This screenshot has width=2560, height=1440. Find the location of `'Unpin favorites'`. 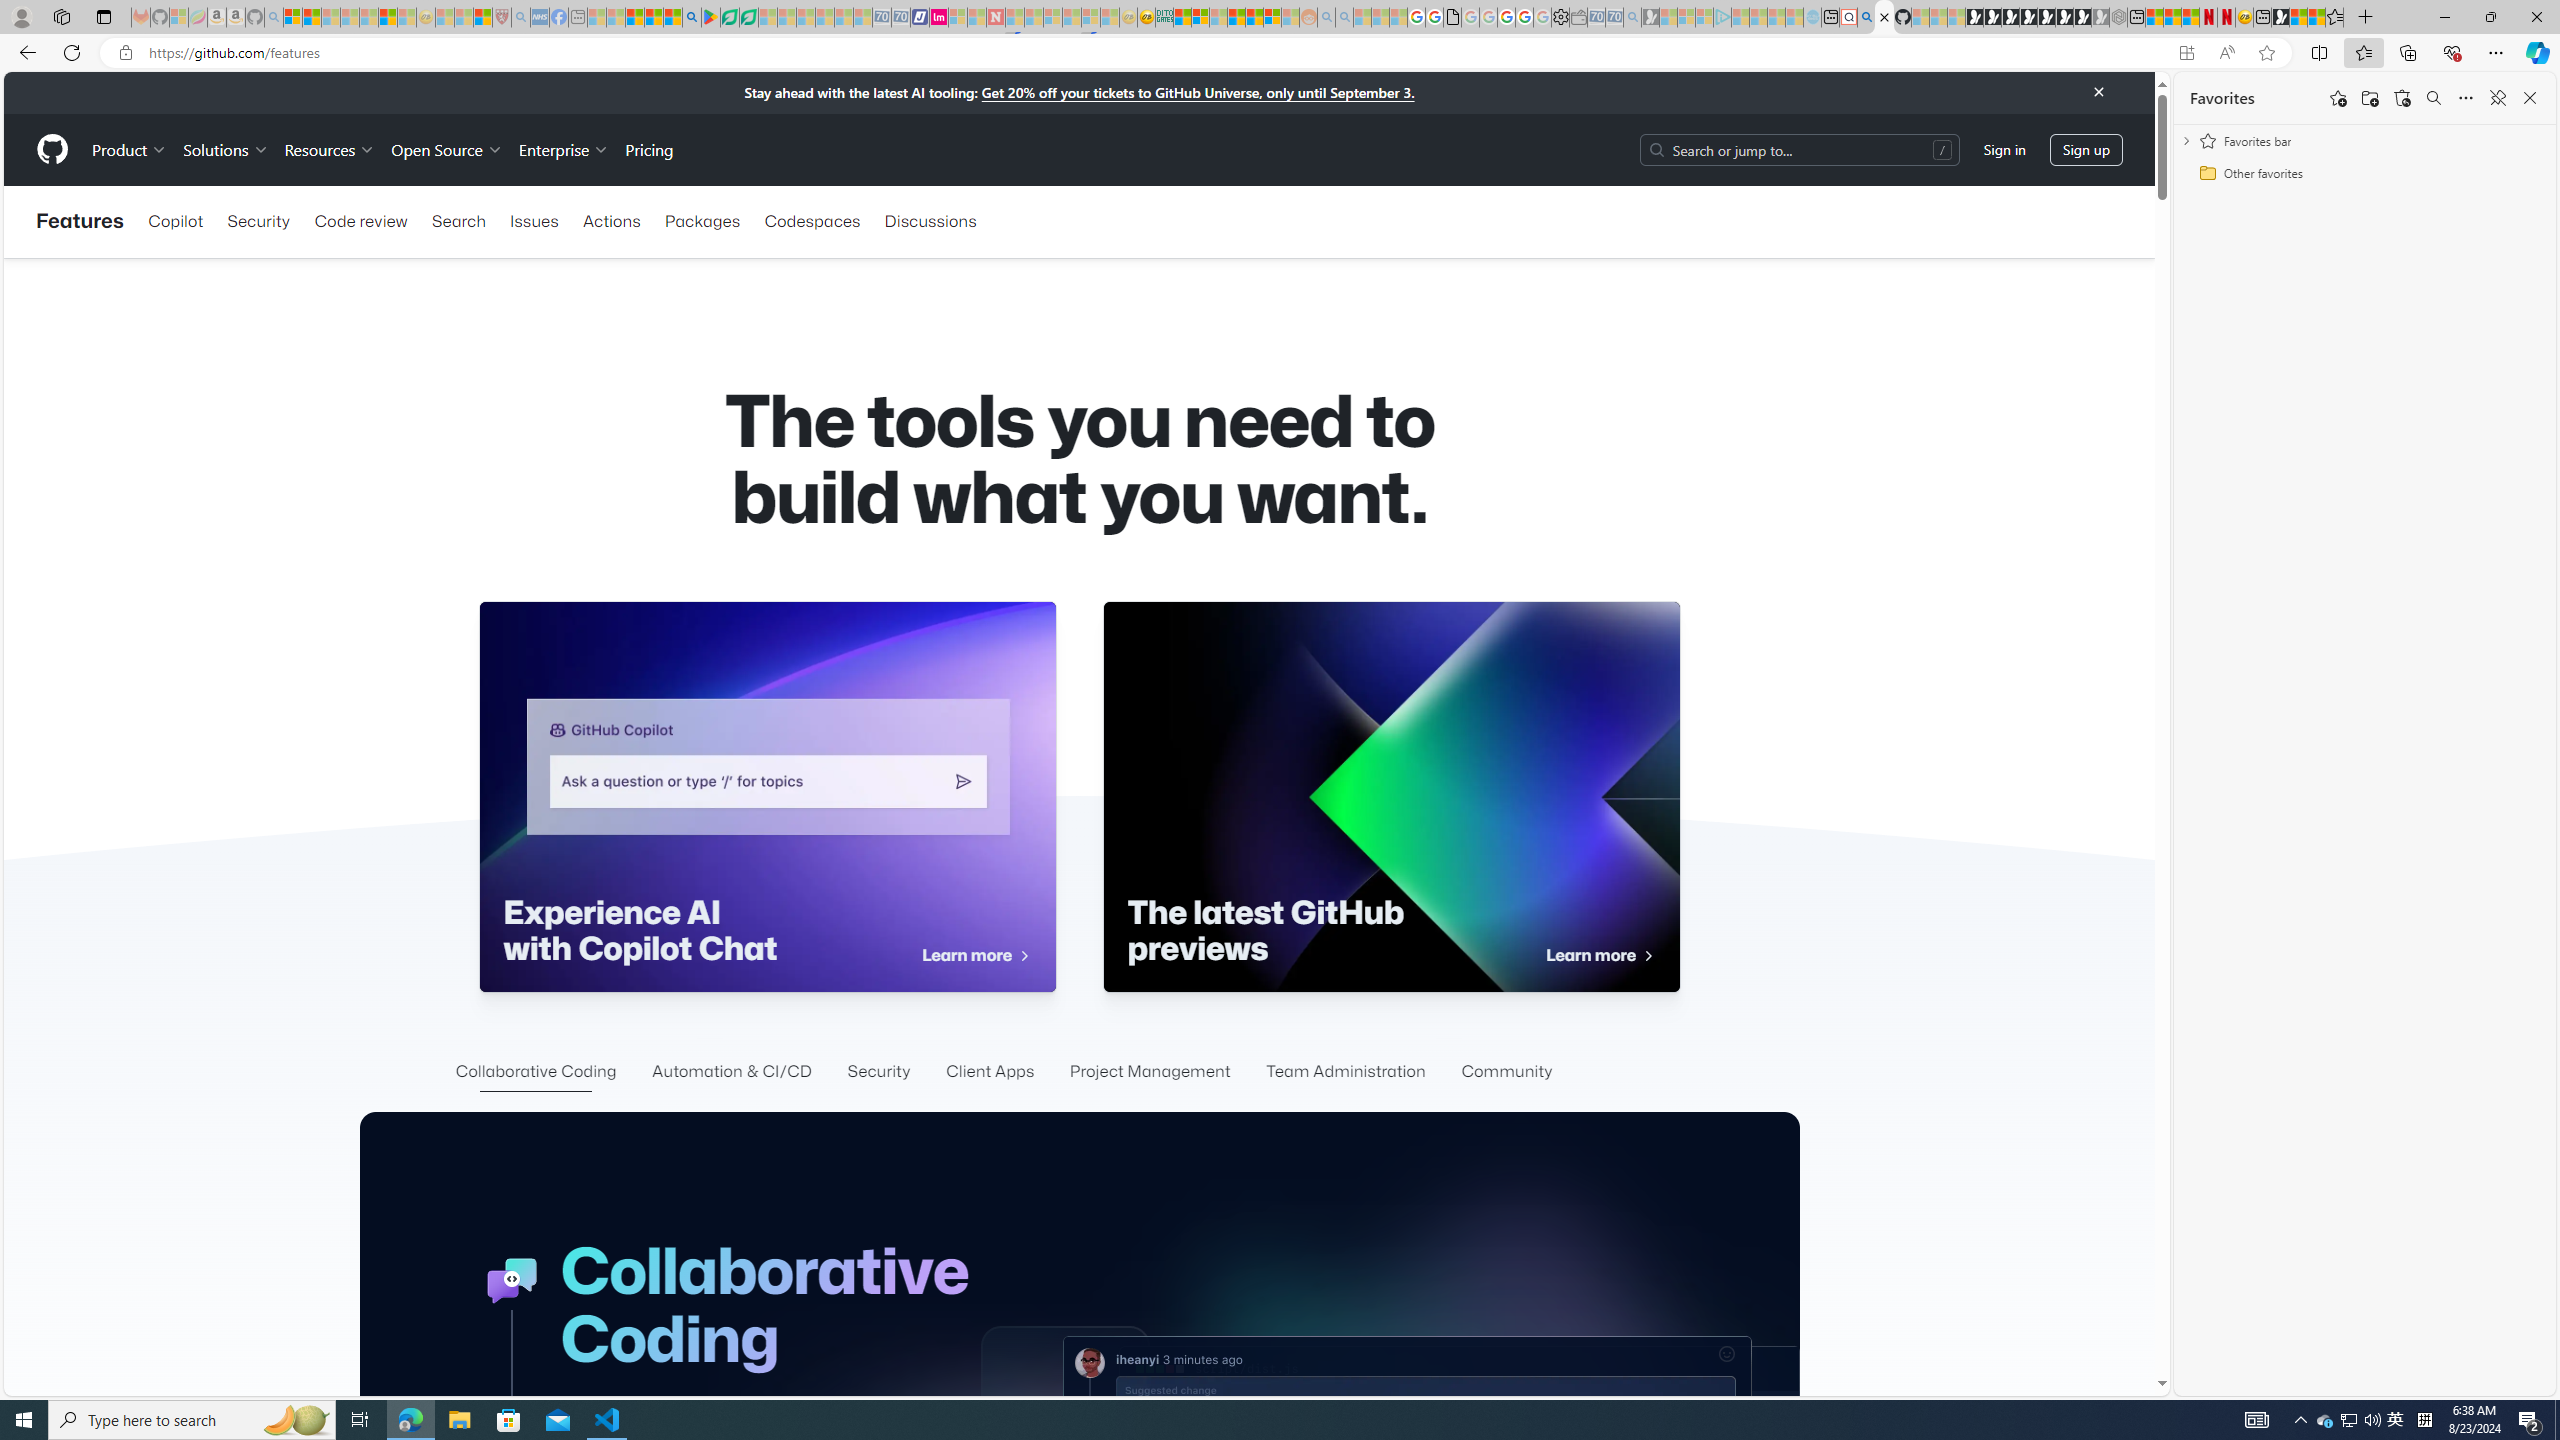

'Unpin favorites' is located at coordinates (2496, 96).